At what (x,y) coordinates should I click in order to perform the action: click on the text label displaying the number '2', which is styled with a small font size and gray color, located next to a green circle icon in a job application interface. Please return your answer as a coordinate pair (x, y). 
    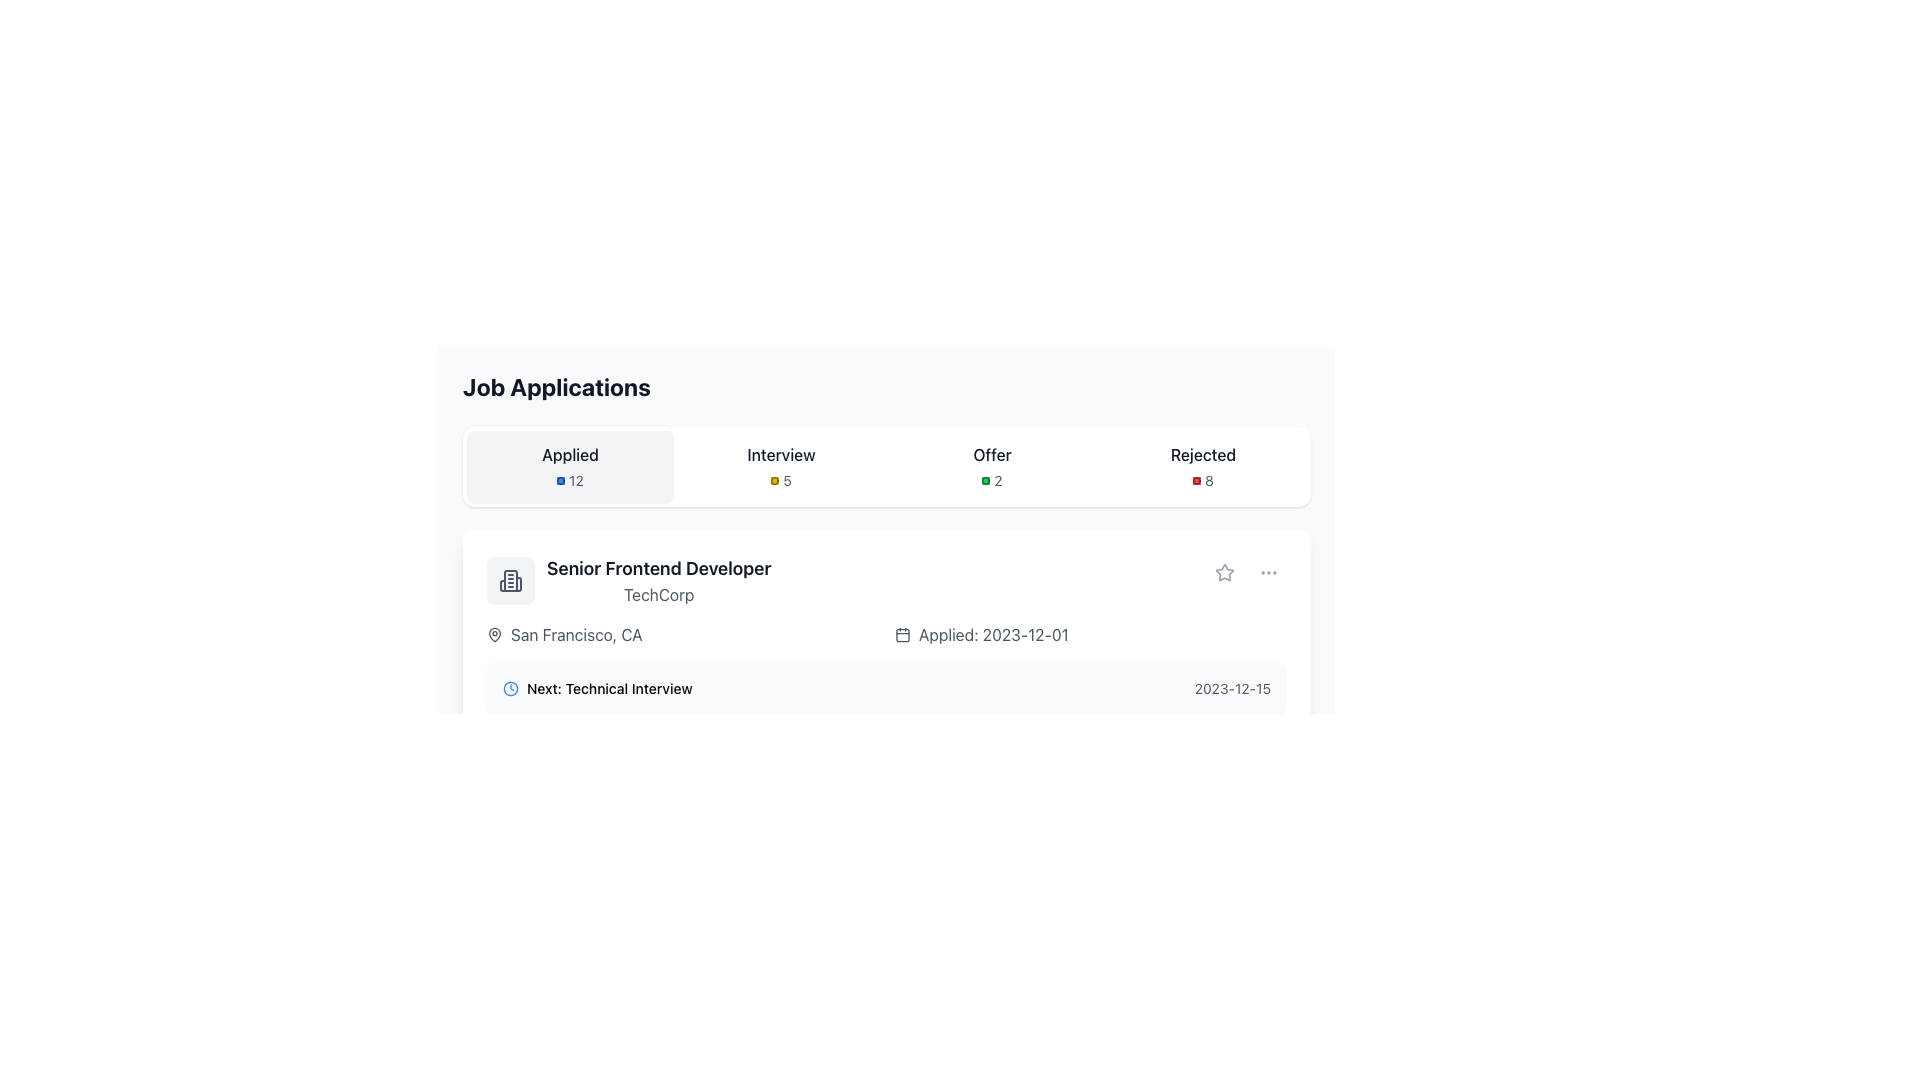
    Looking at the image, I should click on (998, 481).